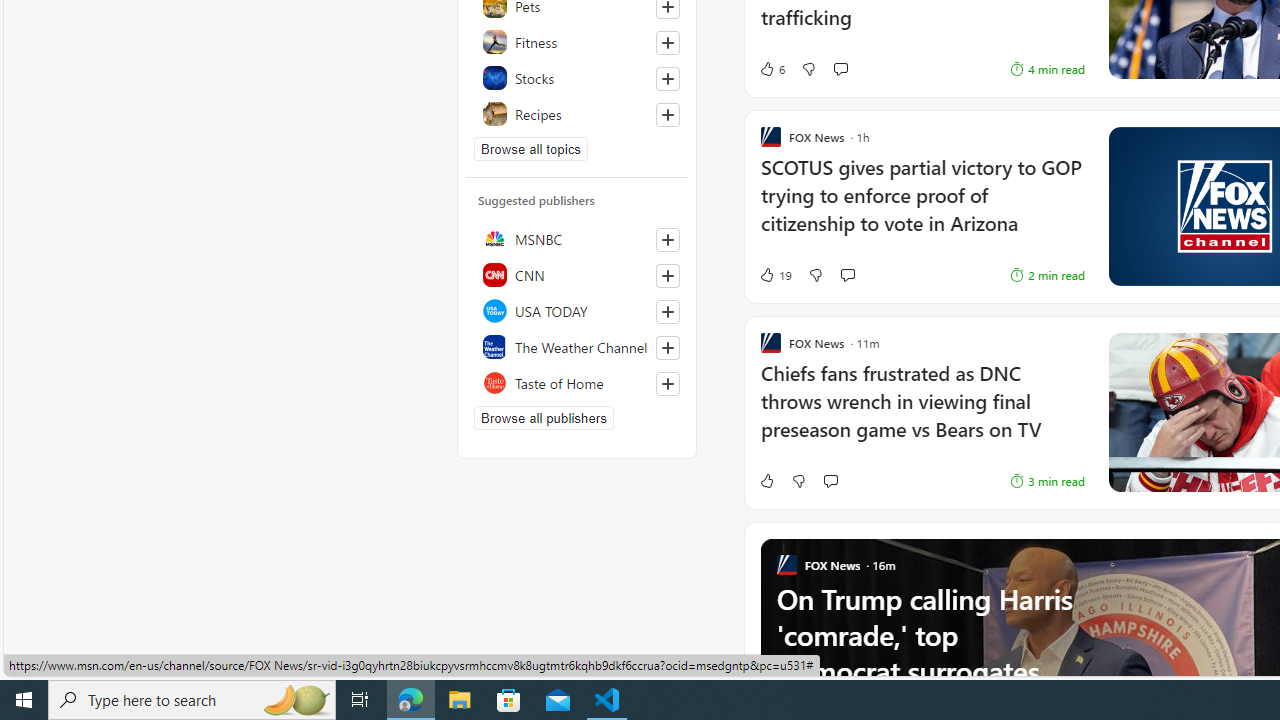 The height and width of the screenshot is (720, 1280). I want to click on 'Stocks', so click(576, 77).